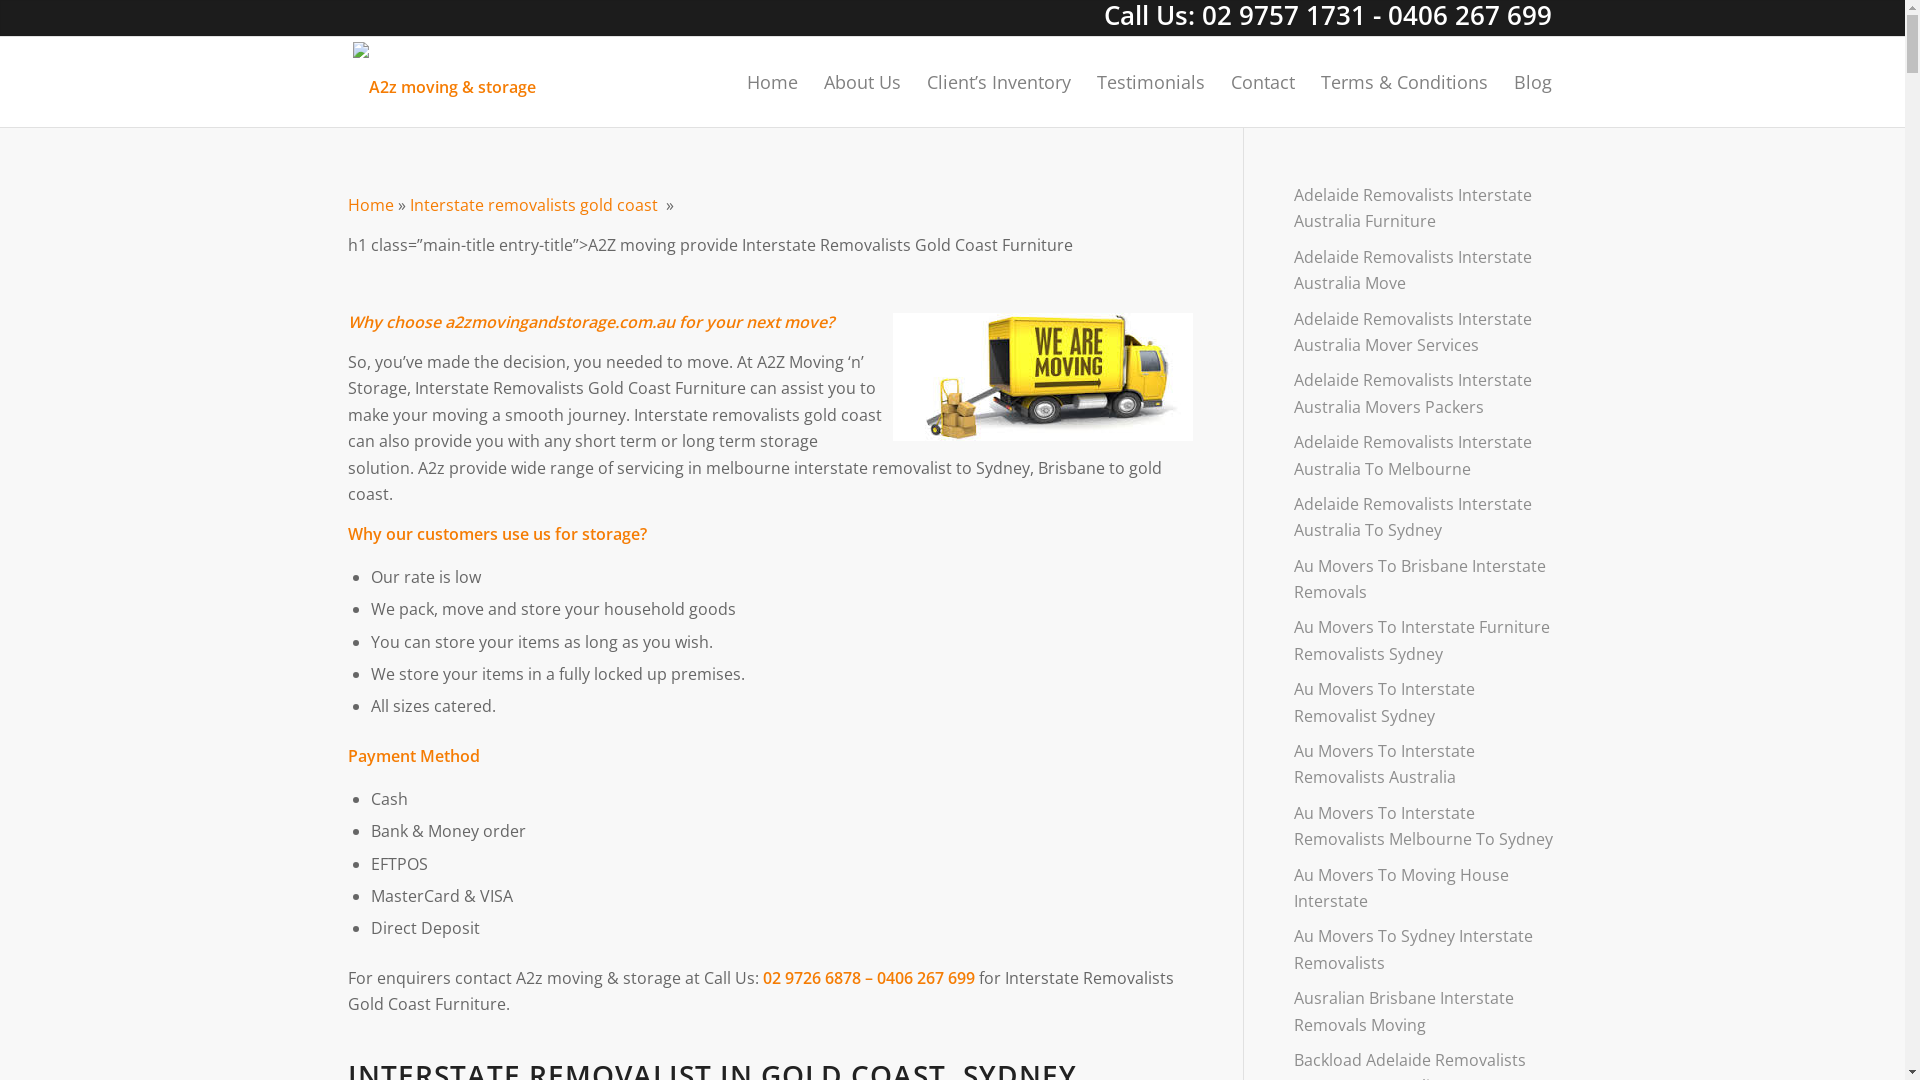  I want to click on 'Au Movers To Moving House Interstate', so click(1424, 887).